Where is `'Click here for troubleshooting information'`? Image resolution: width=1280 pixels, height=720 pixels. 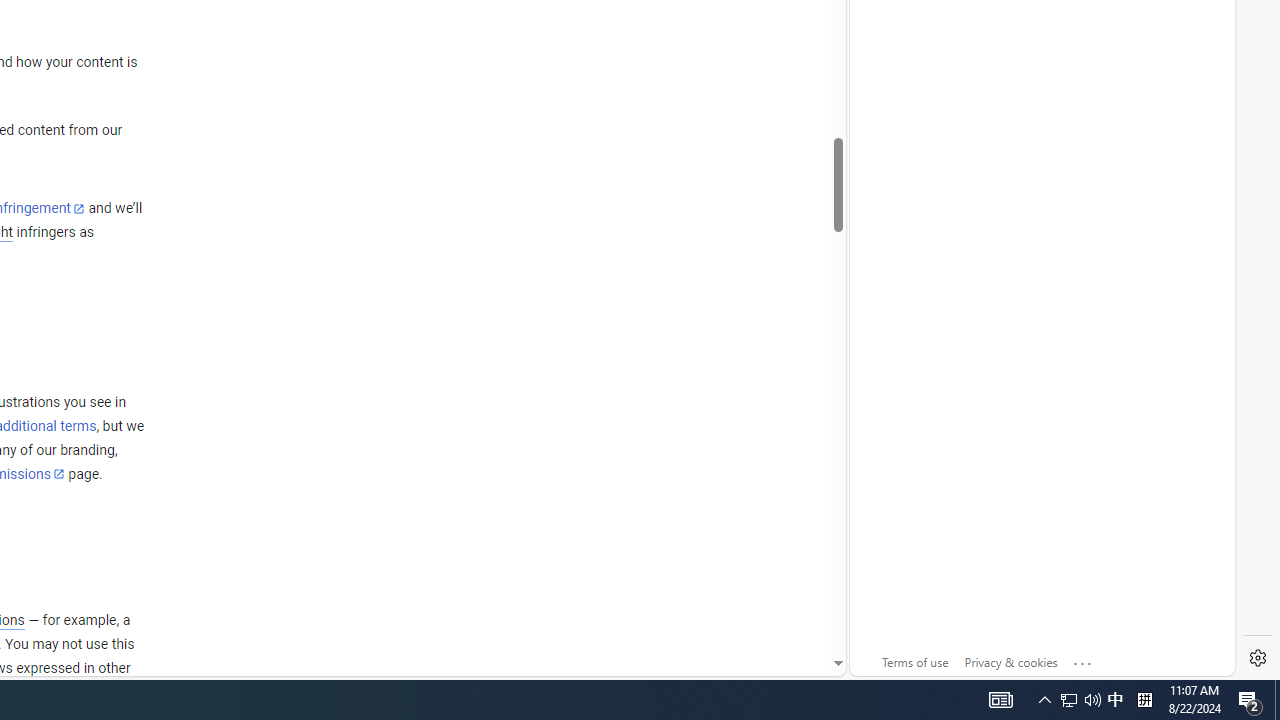
'Click here for troubleshooting information' is located at coordinates (1082, 659).